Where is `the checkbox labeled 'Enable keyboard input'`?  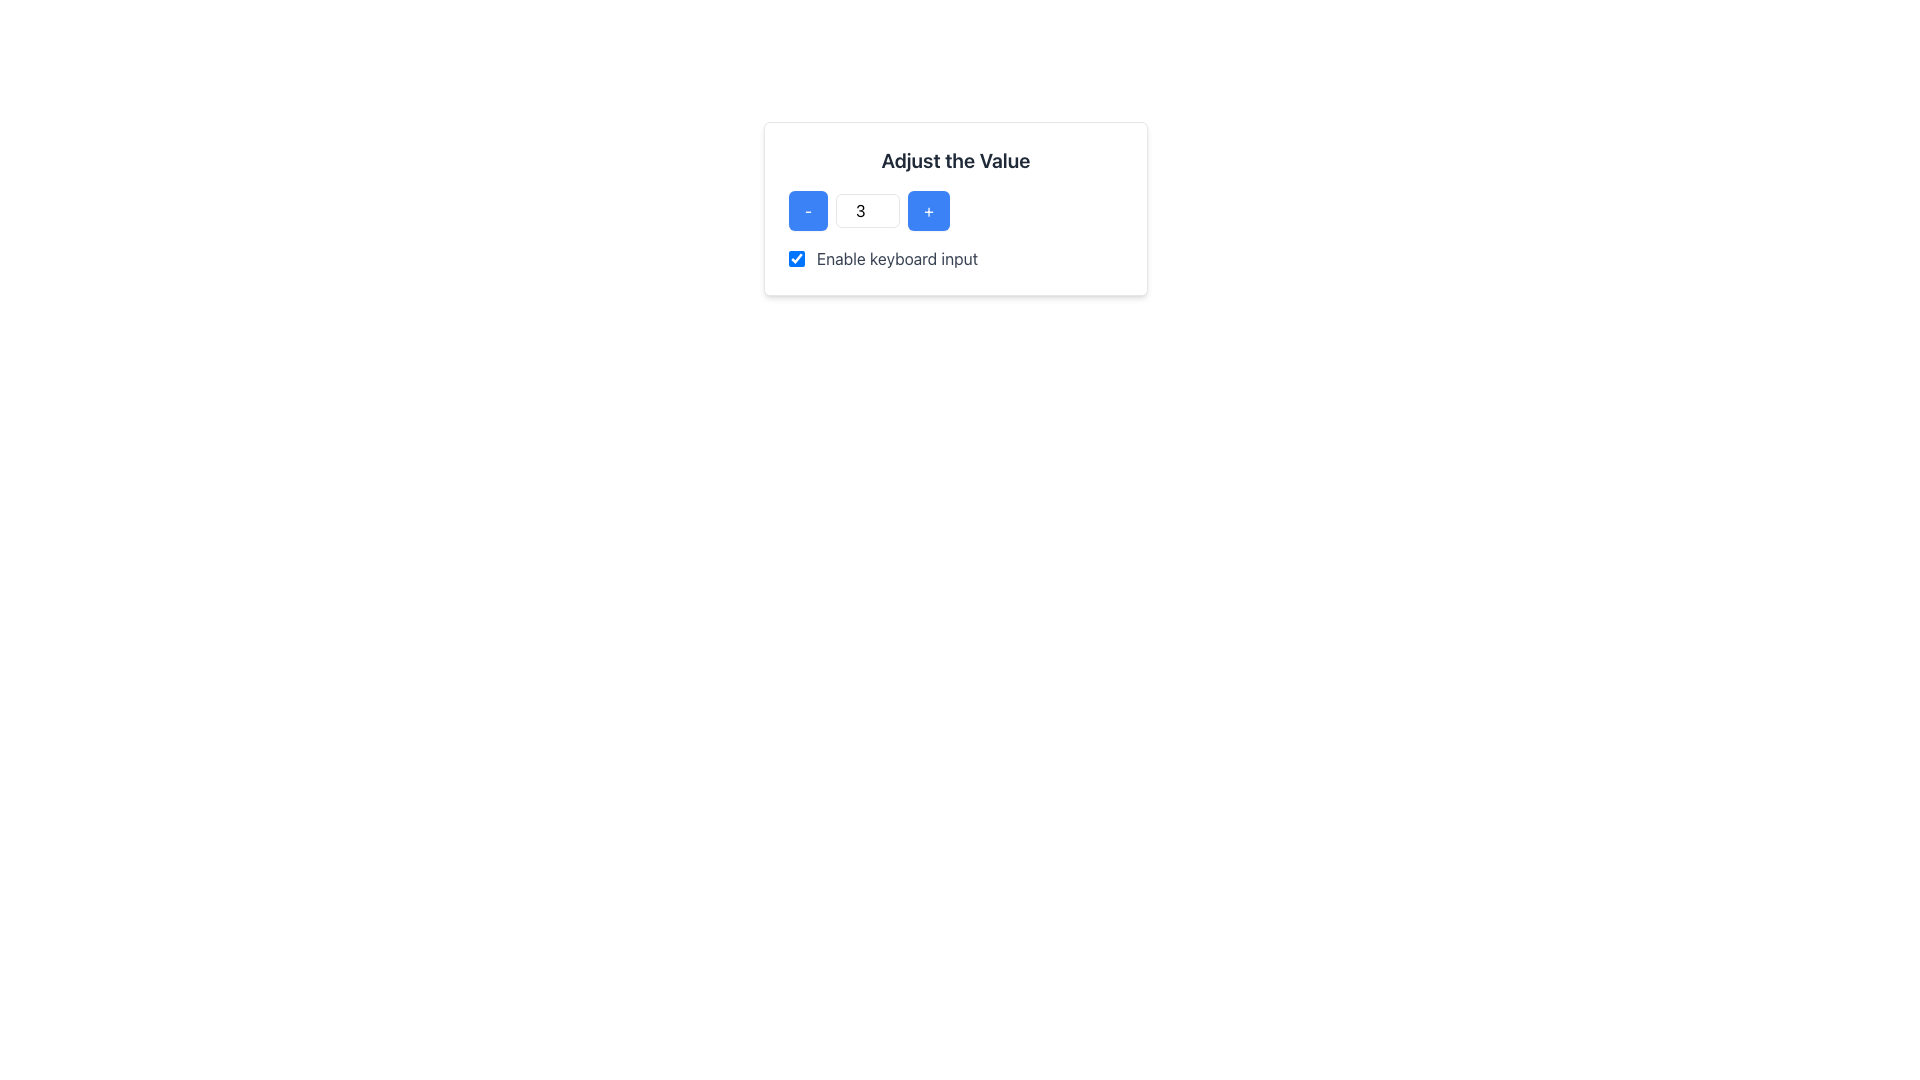 the checkbox labeled 'Enable keyboard input' is located at coordinates (795, 257).